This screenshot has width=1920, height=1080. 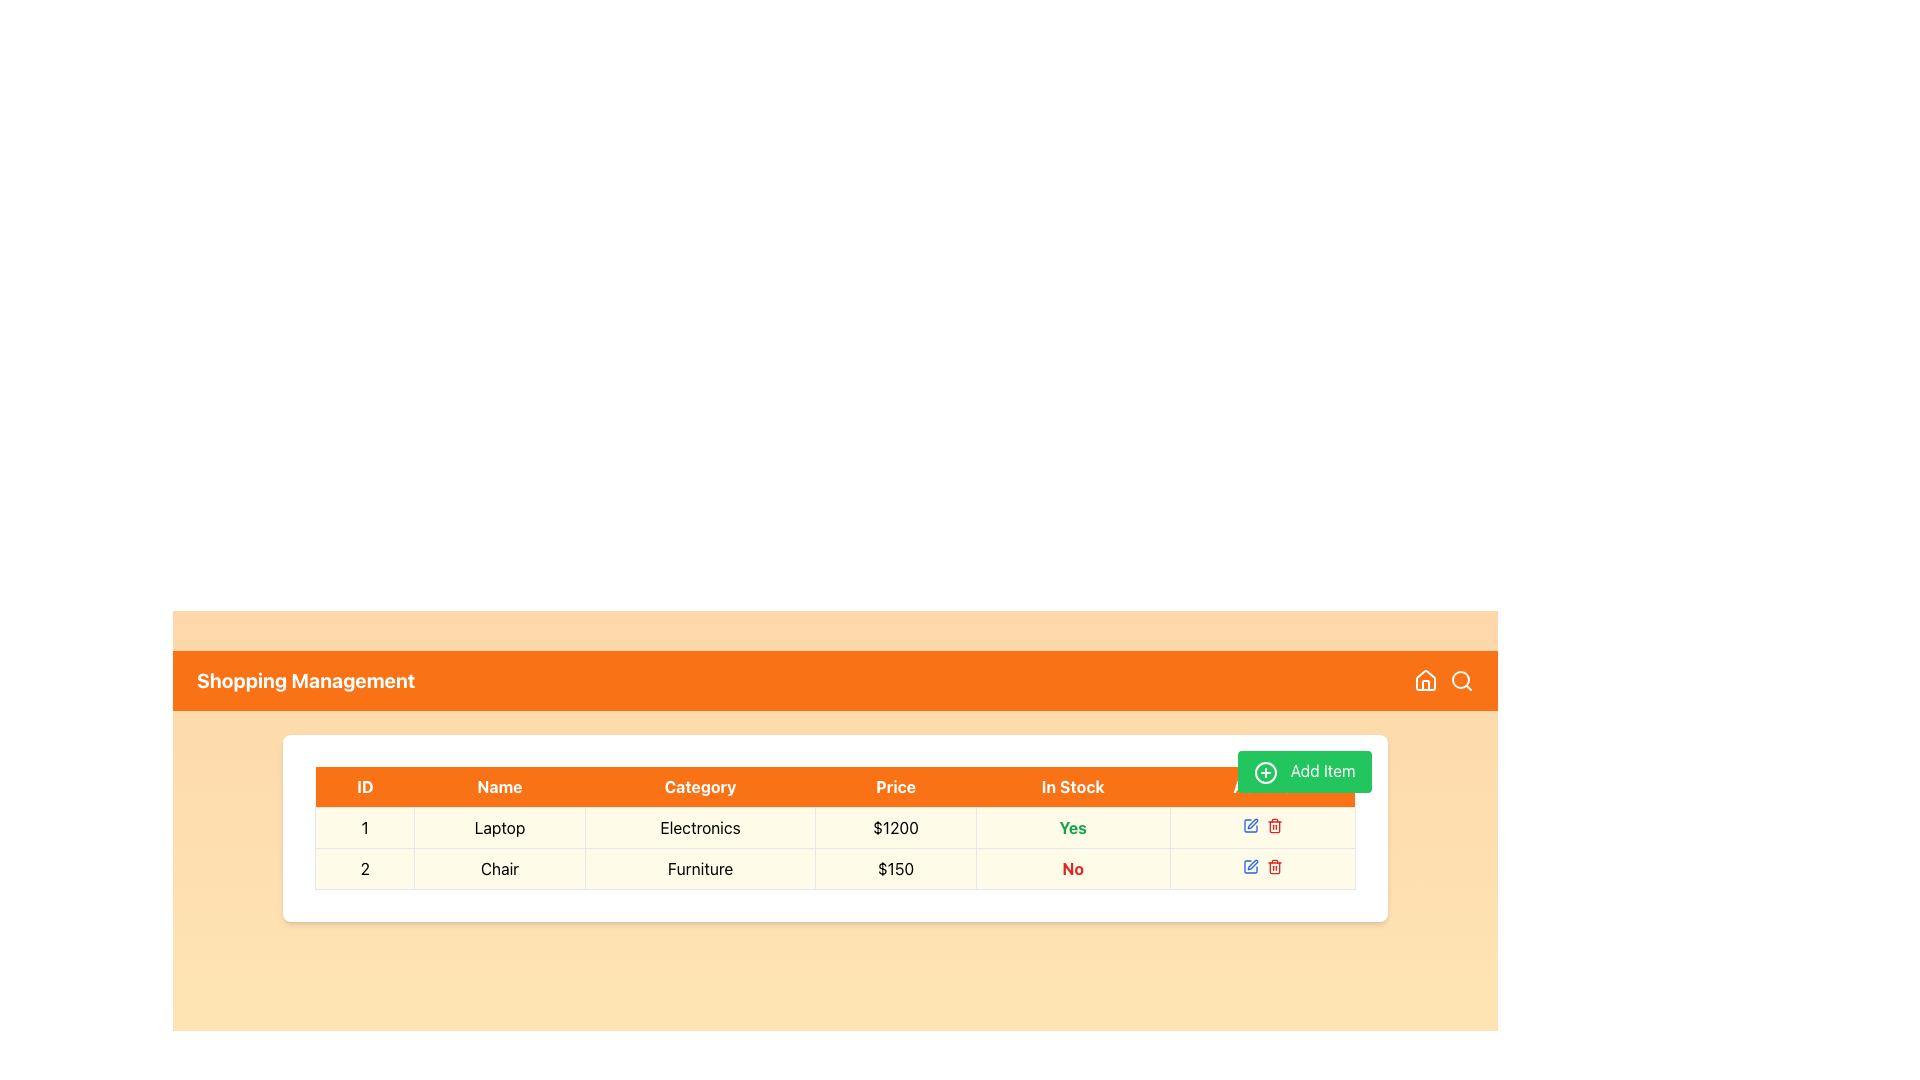 I want to click on the trash icon located in the center of the icon group to the right of the second row in the table, so click(x=1273, y=827).